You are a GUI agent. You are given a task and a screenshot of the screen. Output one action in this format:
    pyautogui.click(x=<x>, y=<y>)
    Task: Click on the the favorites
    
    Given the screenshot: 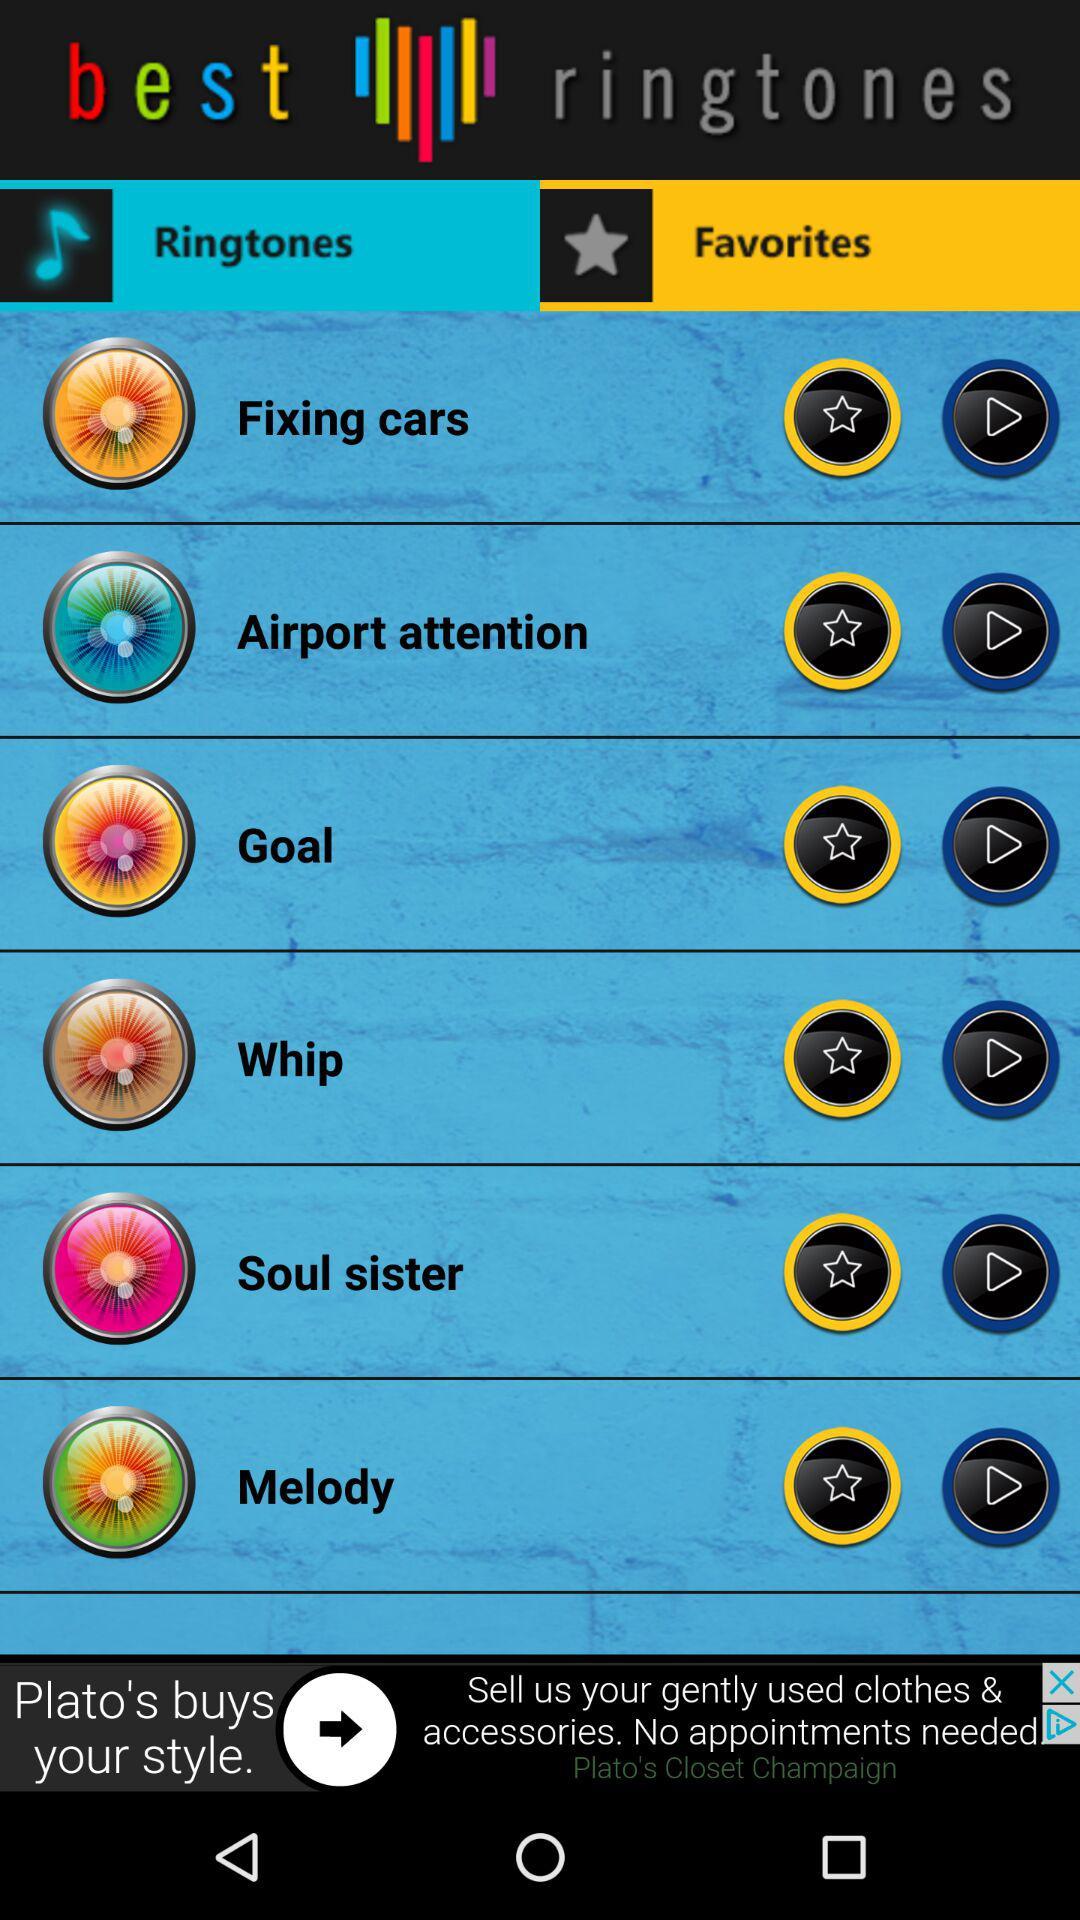 What is the action you would take?
    pyautogui.click(x=843, y=1270)
    